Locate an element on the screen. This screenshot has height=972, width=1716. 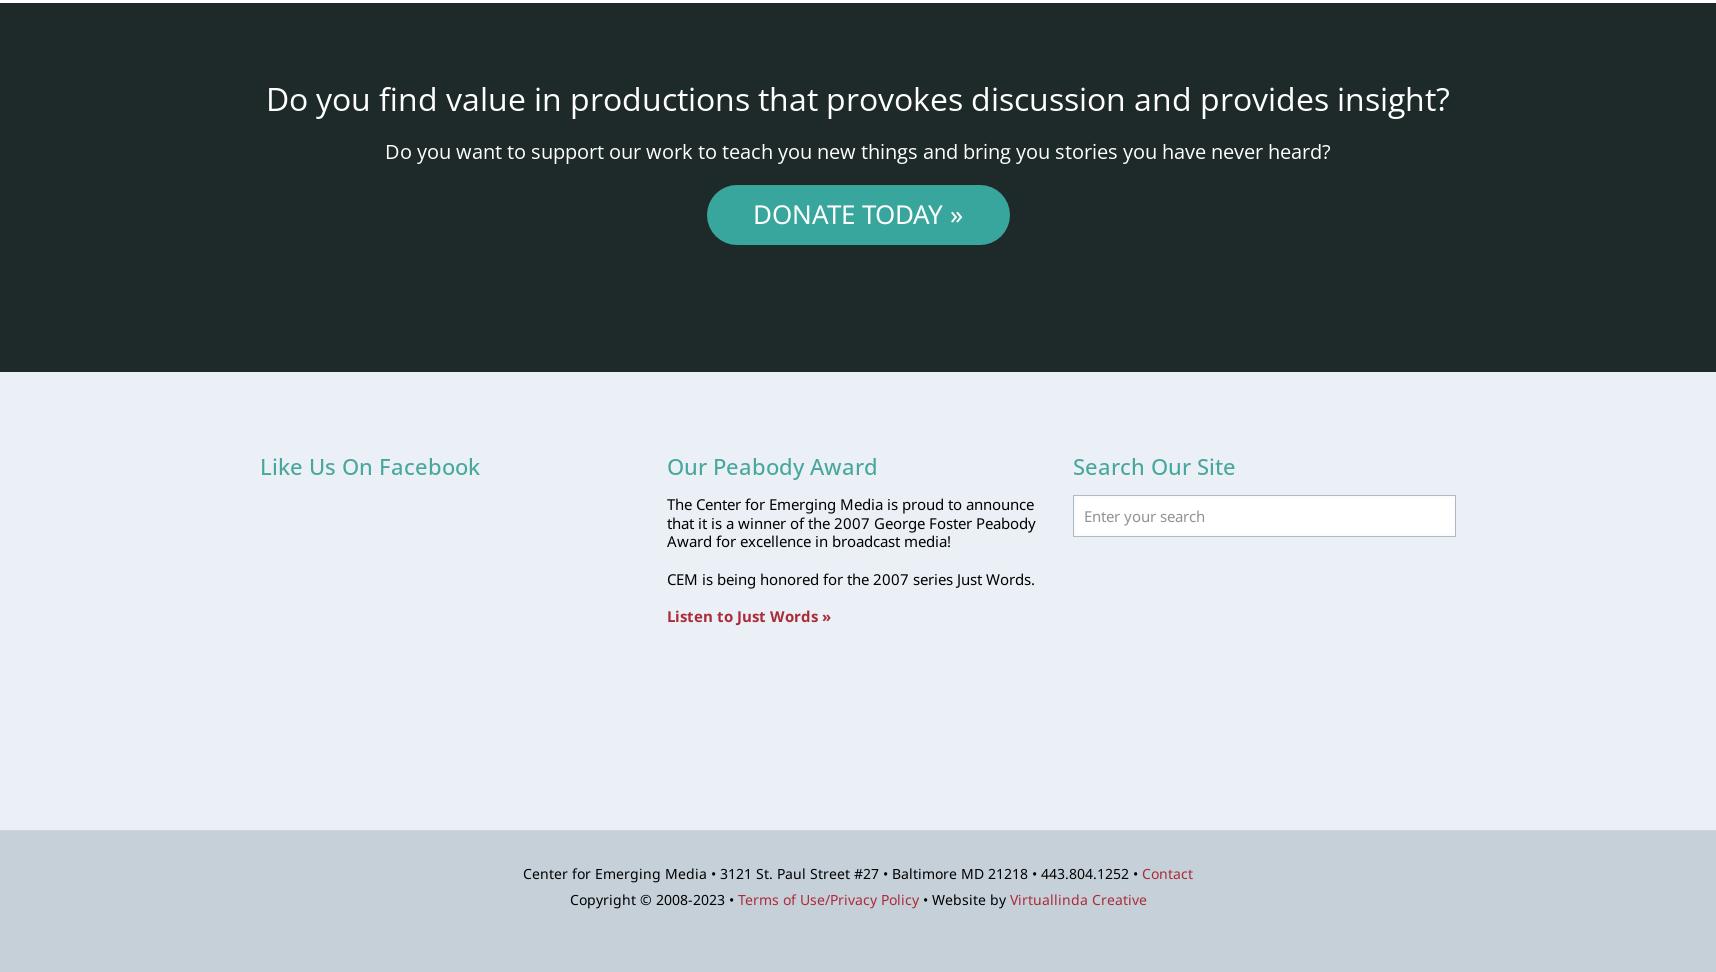
'The Center for Emerging Media is proud to announce that it is a winner of the 2007 George Foster Peabody Award for excellence in broadcast media!' is located at coordinates (850, 521).